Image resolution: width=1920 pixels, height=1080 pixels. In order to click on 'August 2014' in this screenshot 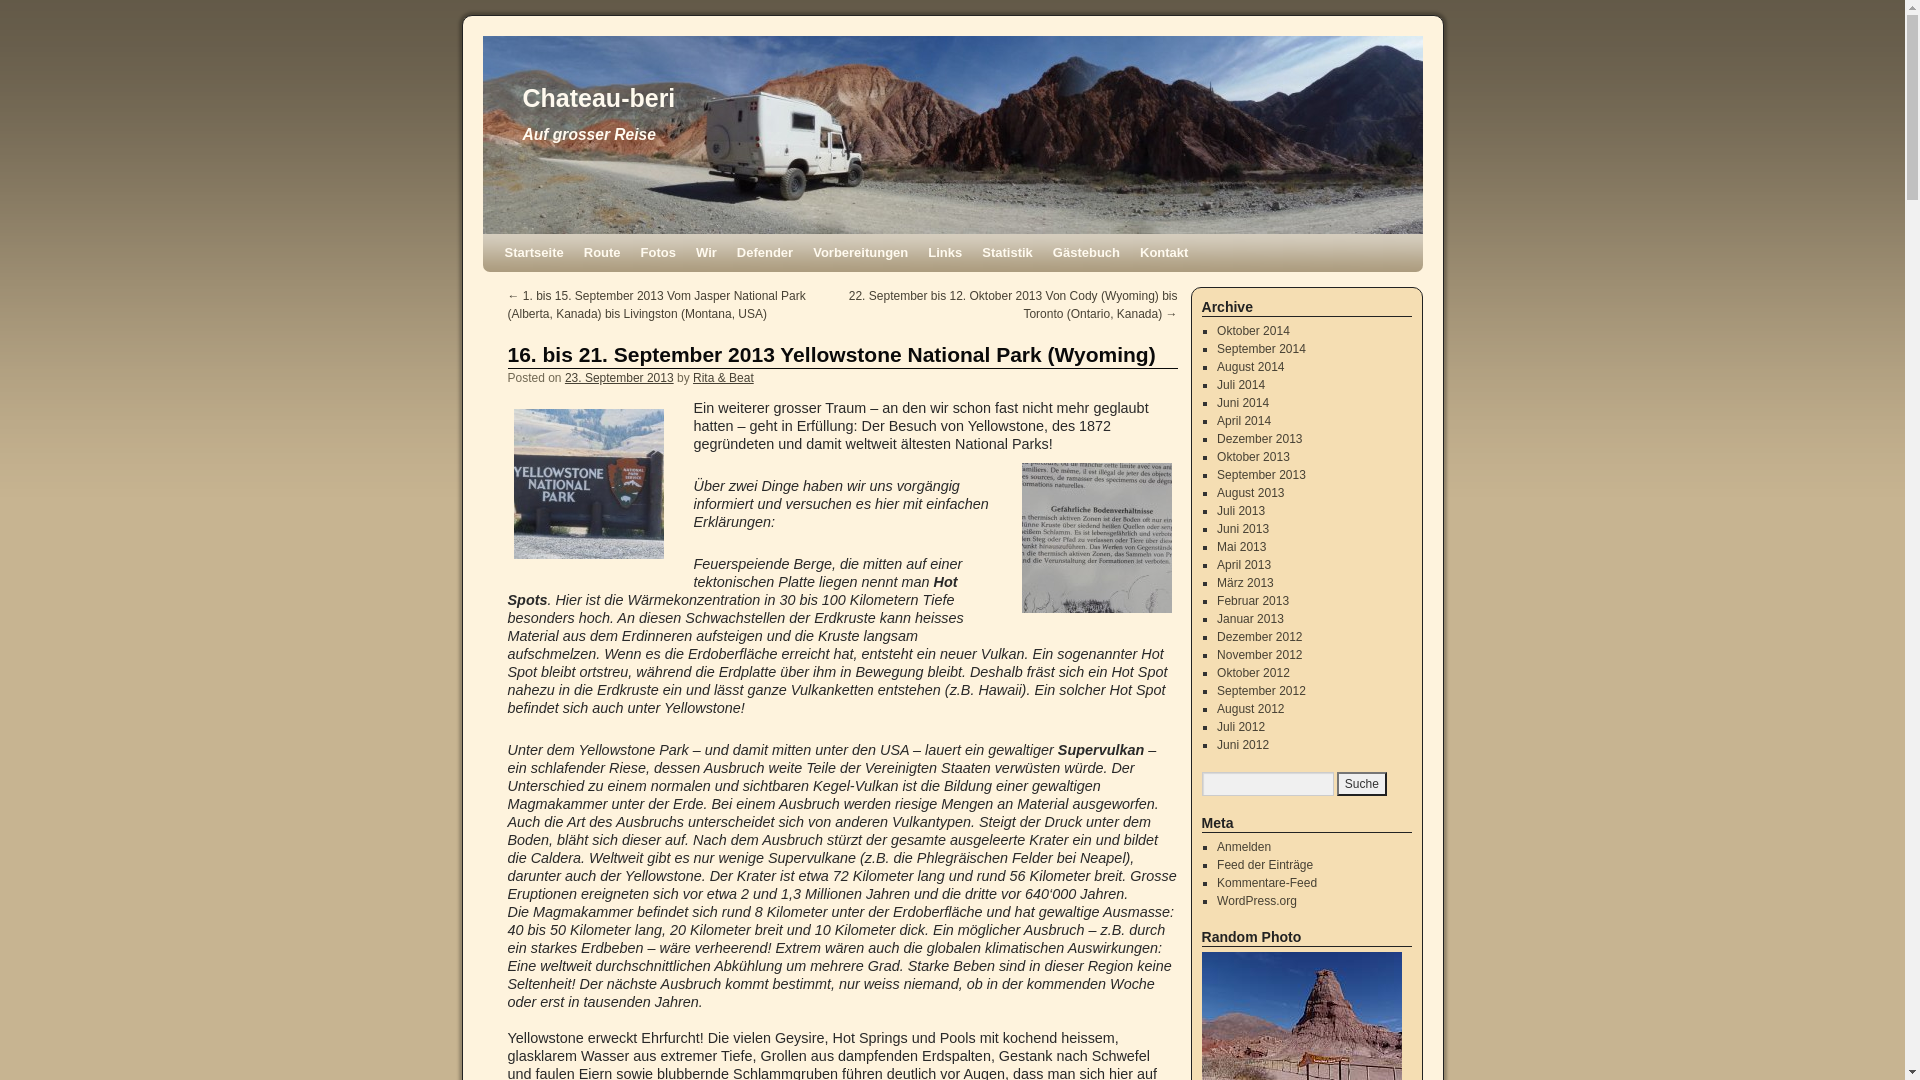, I will do `click(1249, 366)`.